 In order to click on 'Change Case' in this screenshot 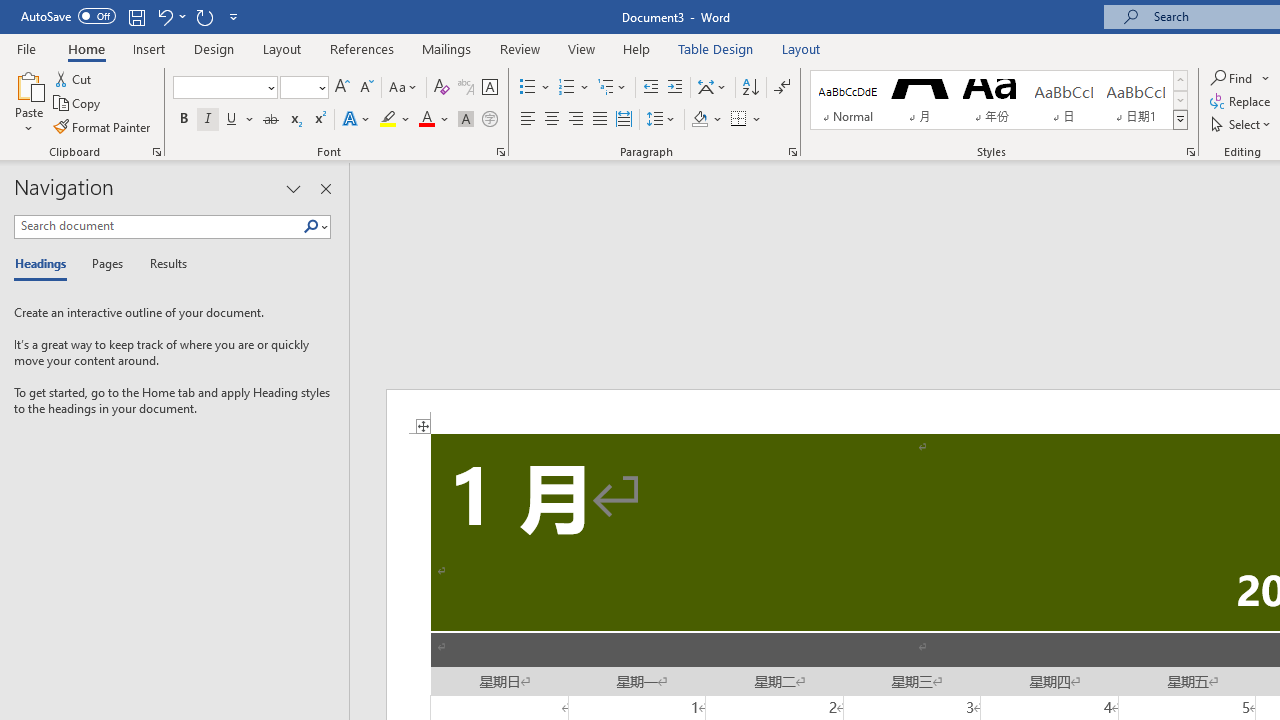, I will do `click(403, 86)`.